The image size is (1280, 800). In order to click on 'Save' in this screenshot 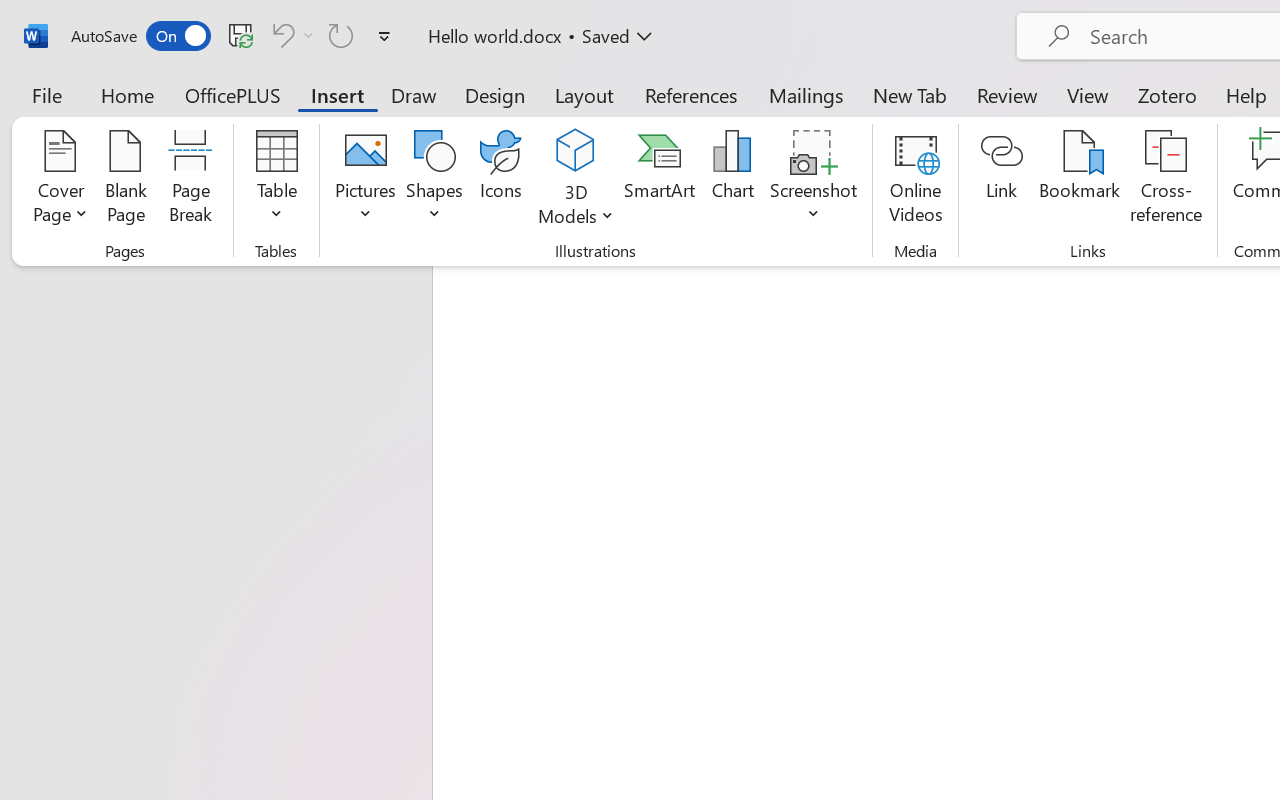, I will do `click(240, 34)`.